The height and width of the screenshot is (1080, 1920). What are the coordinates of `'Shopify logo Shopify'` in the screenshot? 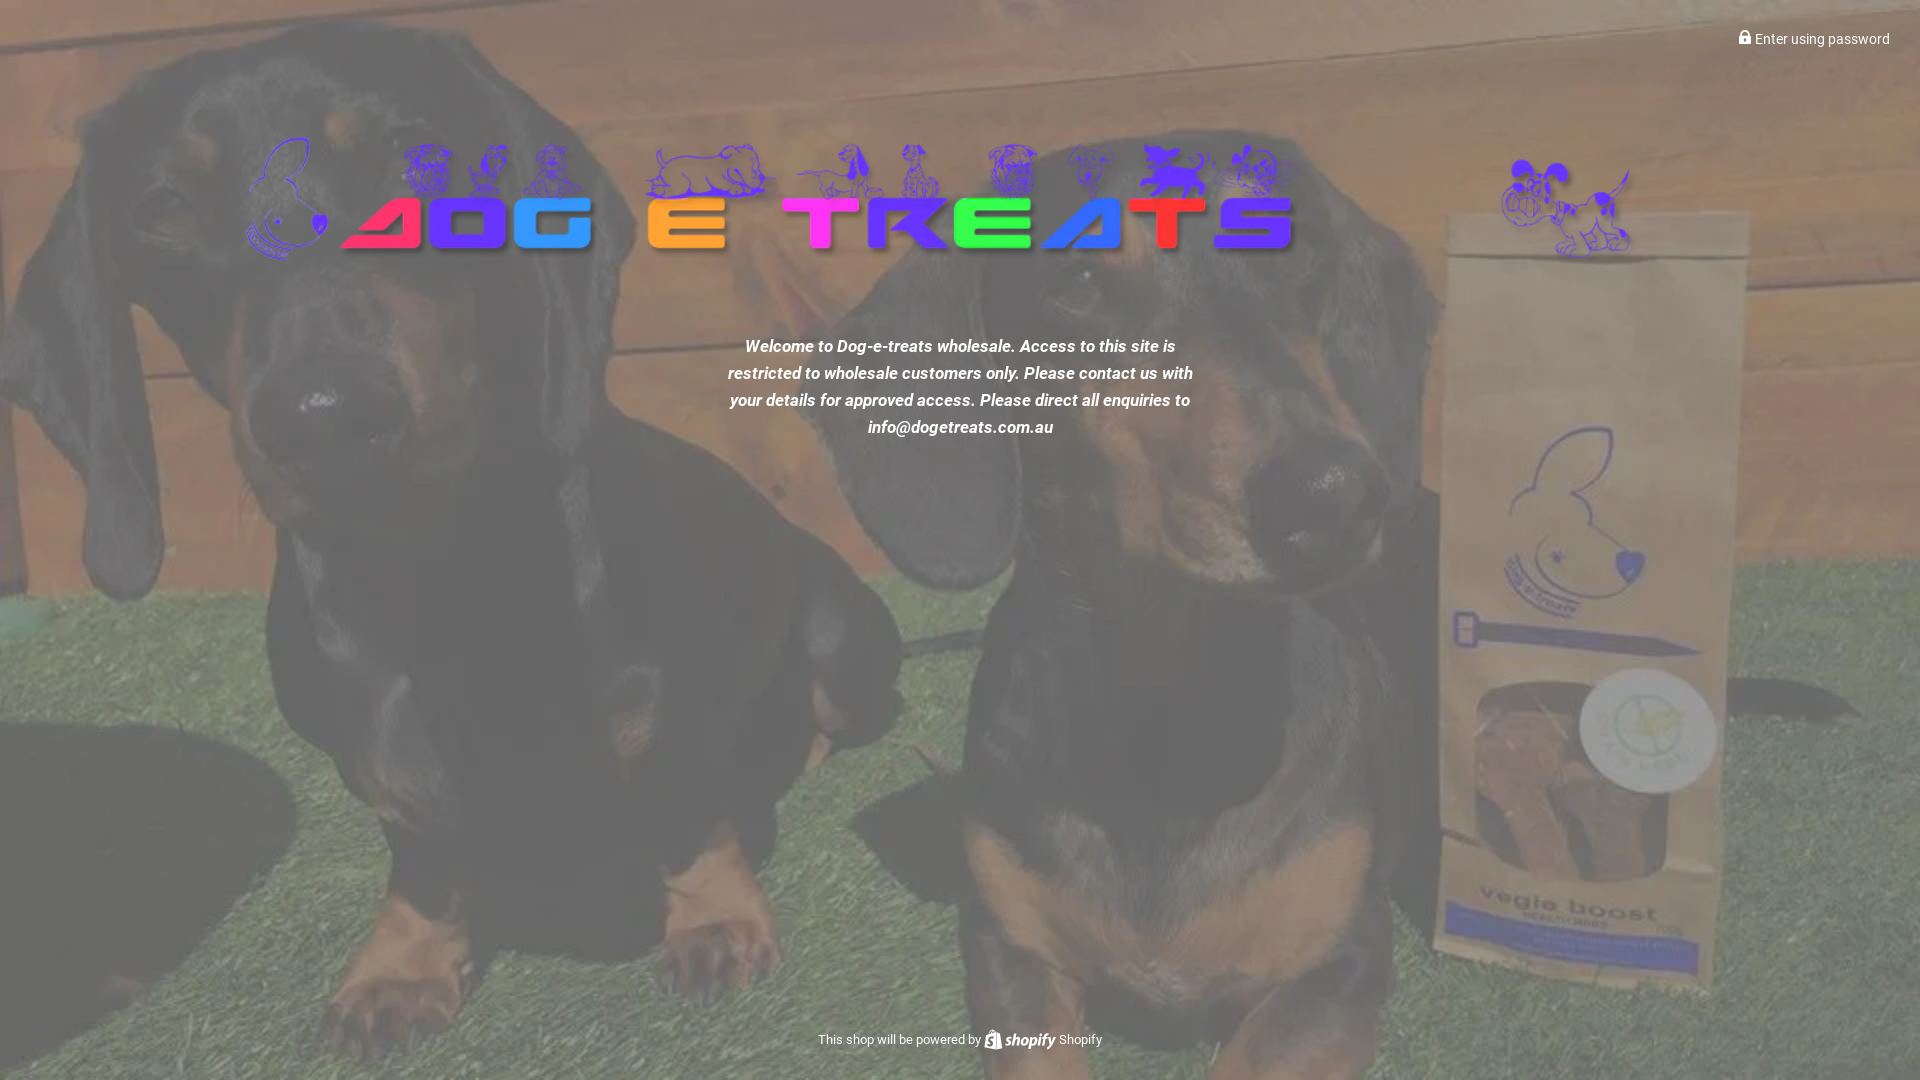 It's located at (1041, 1038).